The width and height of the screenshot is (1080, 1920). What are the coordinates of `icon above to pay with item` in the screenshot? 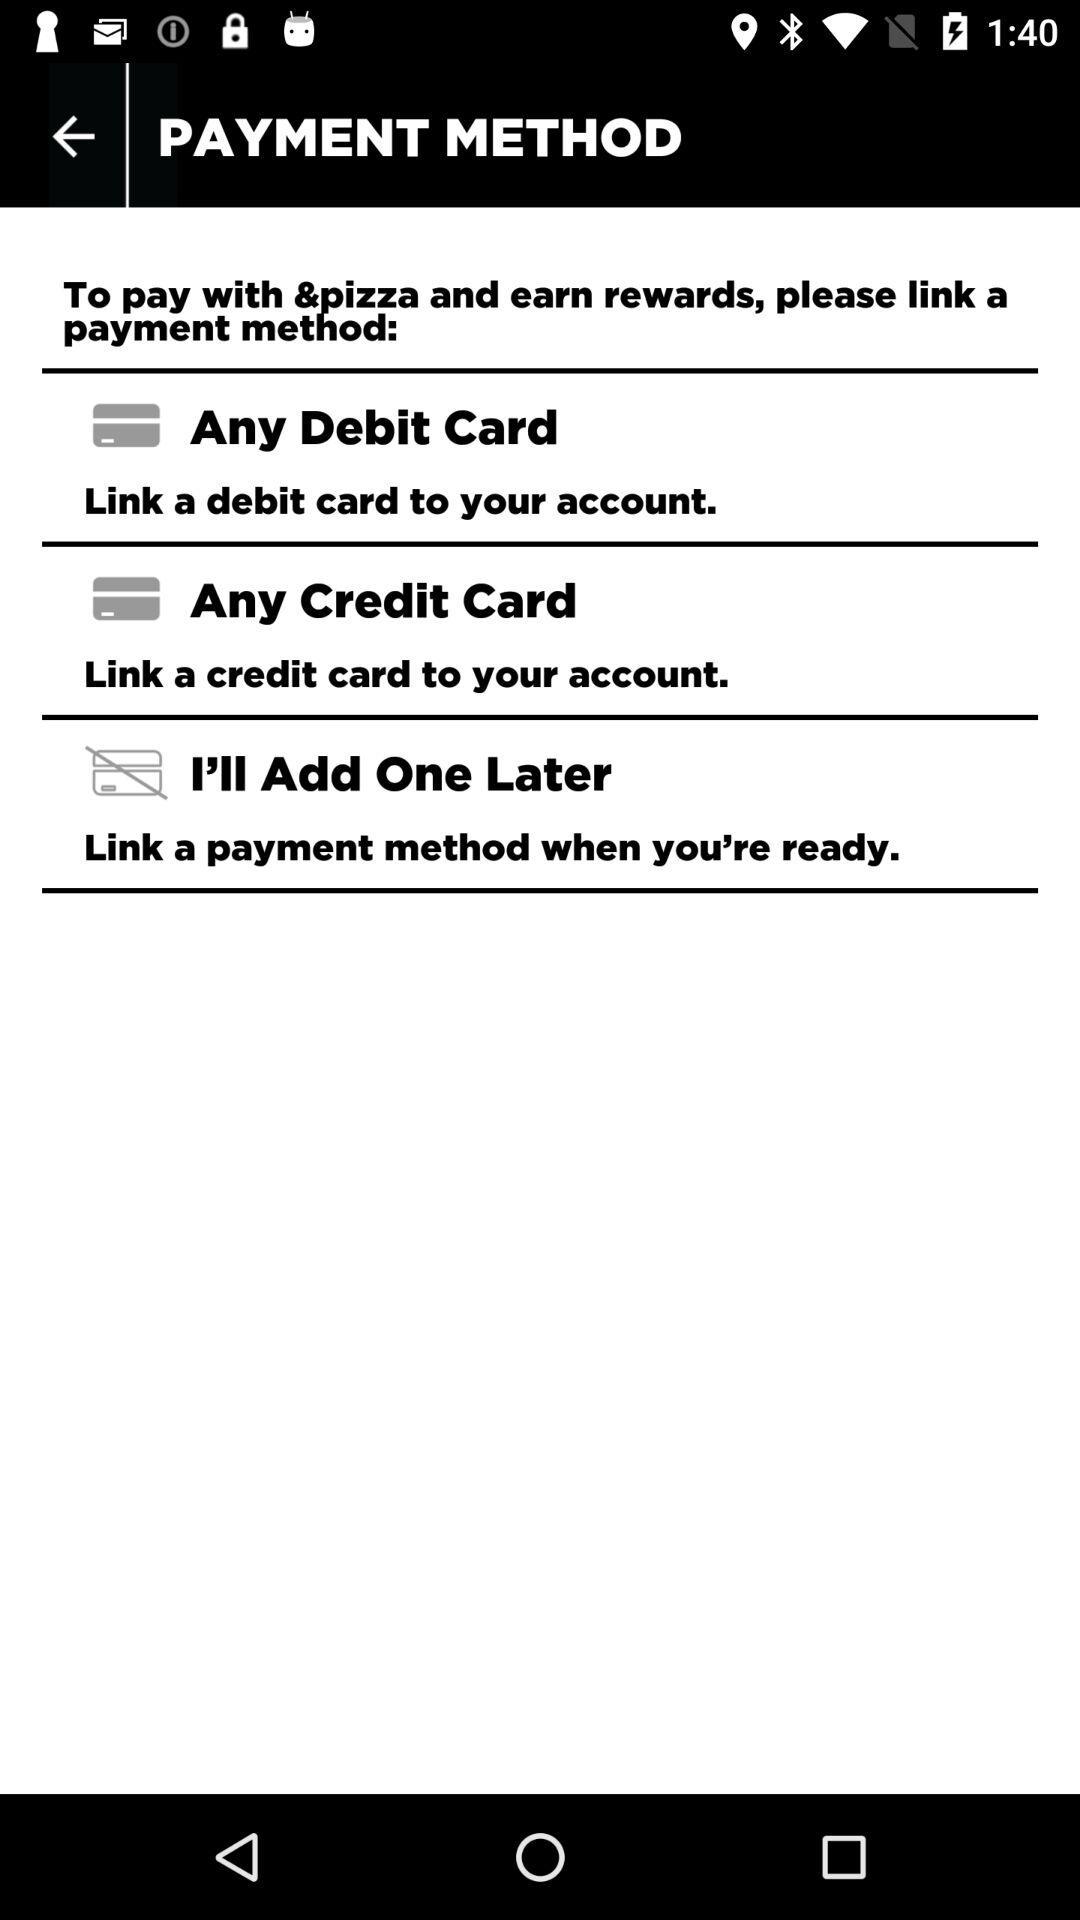 It's located at (72, 135).